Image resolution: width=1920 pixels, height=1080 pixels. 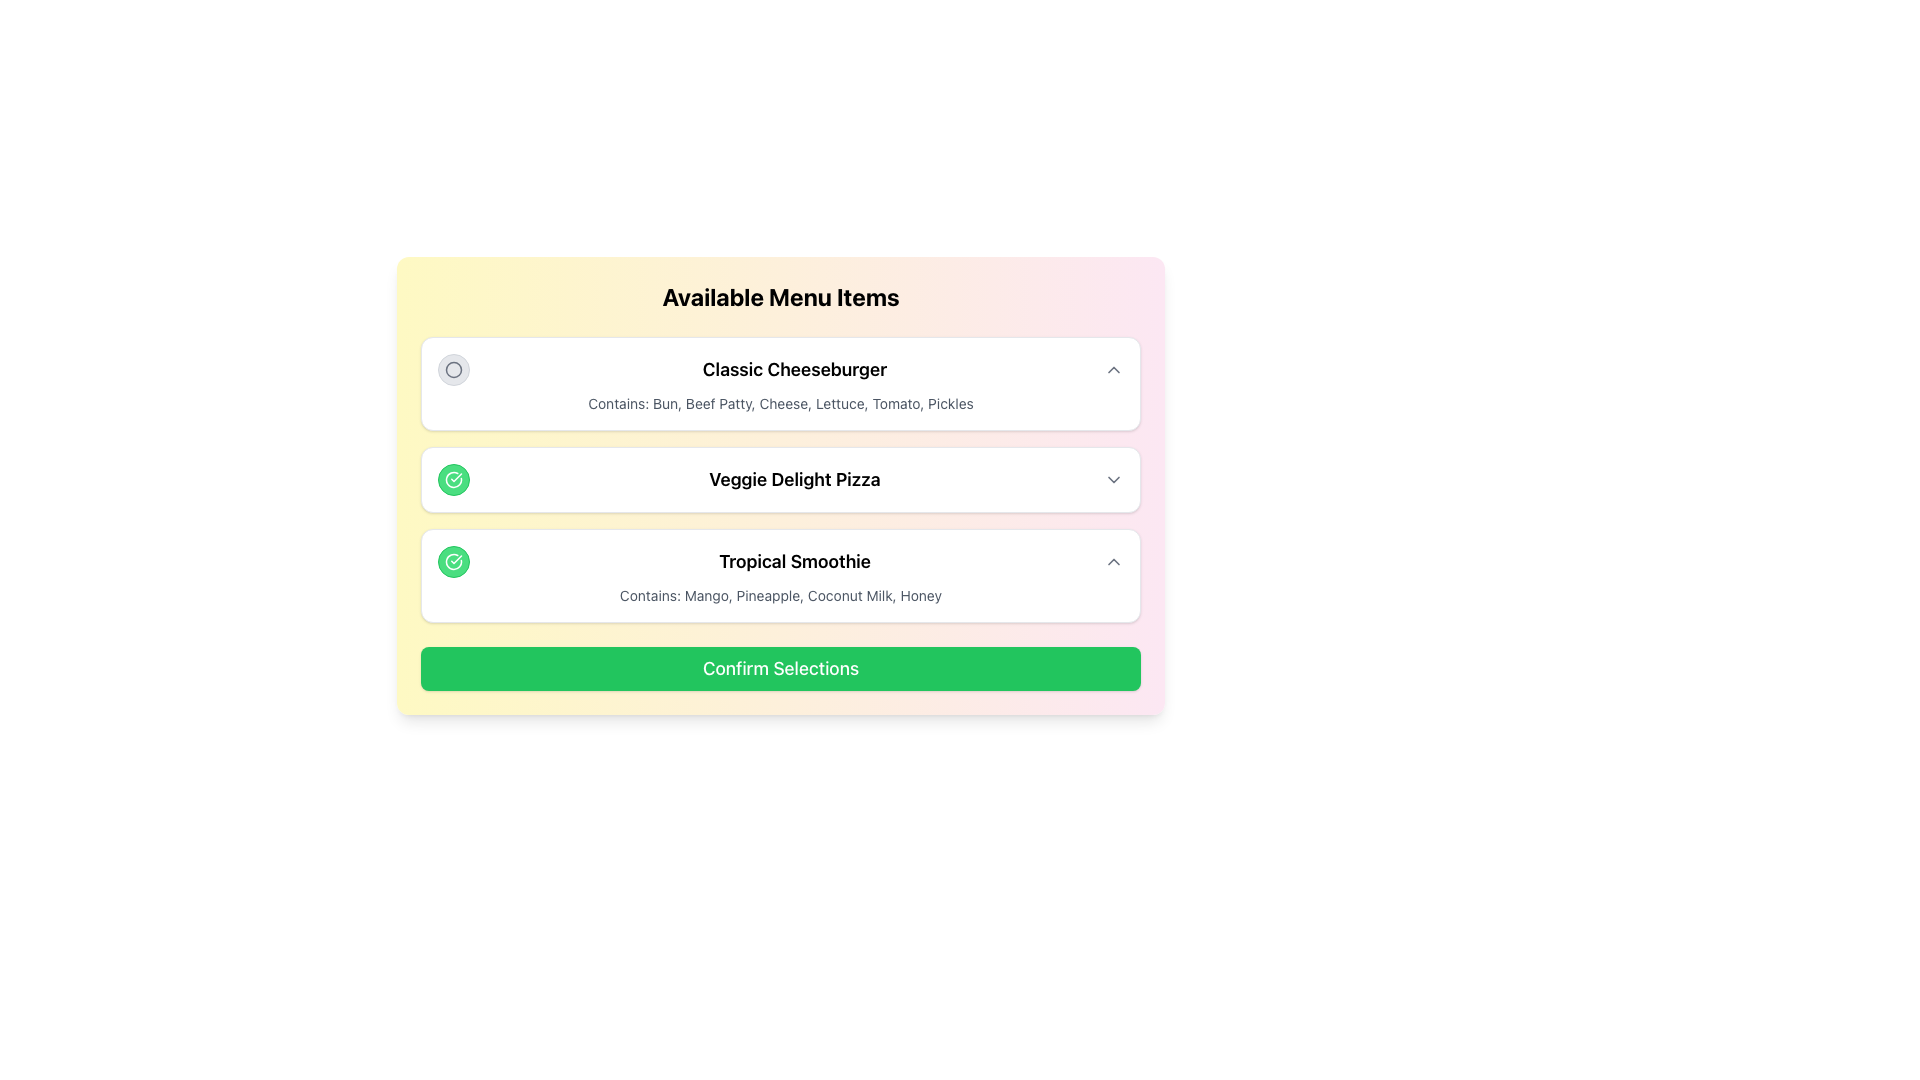 What do you see at coordinates (780, 404) in the screenshot?
I see `the textual descriptor that lists the components of the dish, which reads 'Contains: Bun, Beef Patty, Cheese, Lettuce, Tomato, Pickles', located directly underneath the 'Classic Cheeseburger' header` at bounding box center [780, 404].